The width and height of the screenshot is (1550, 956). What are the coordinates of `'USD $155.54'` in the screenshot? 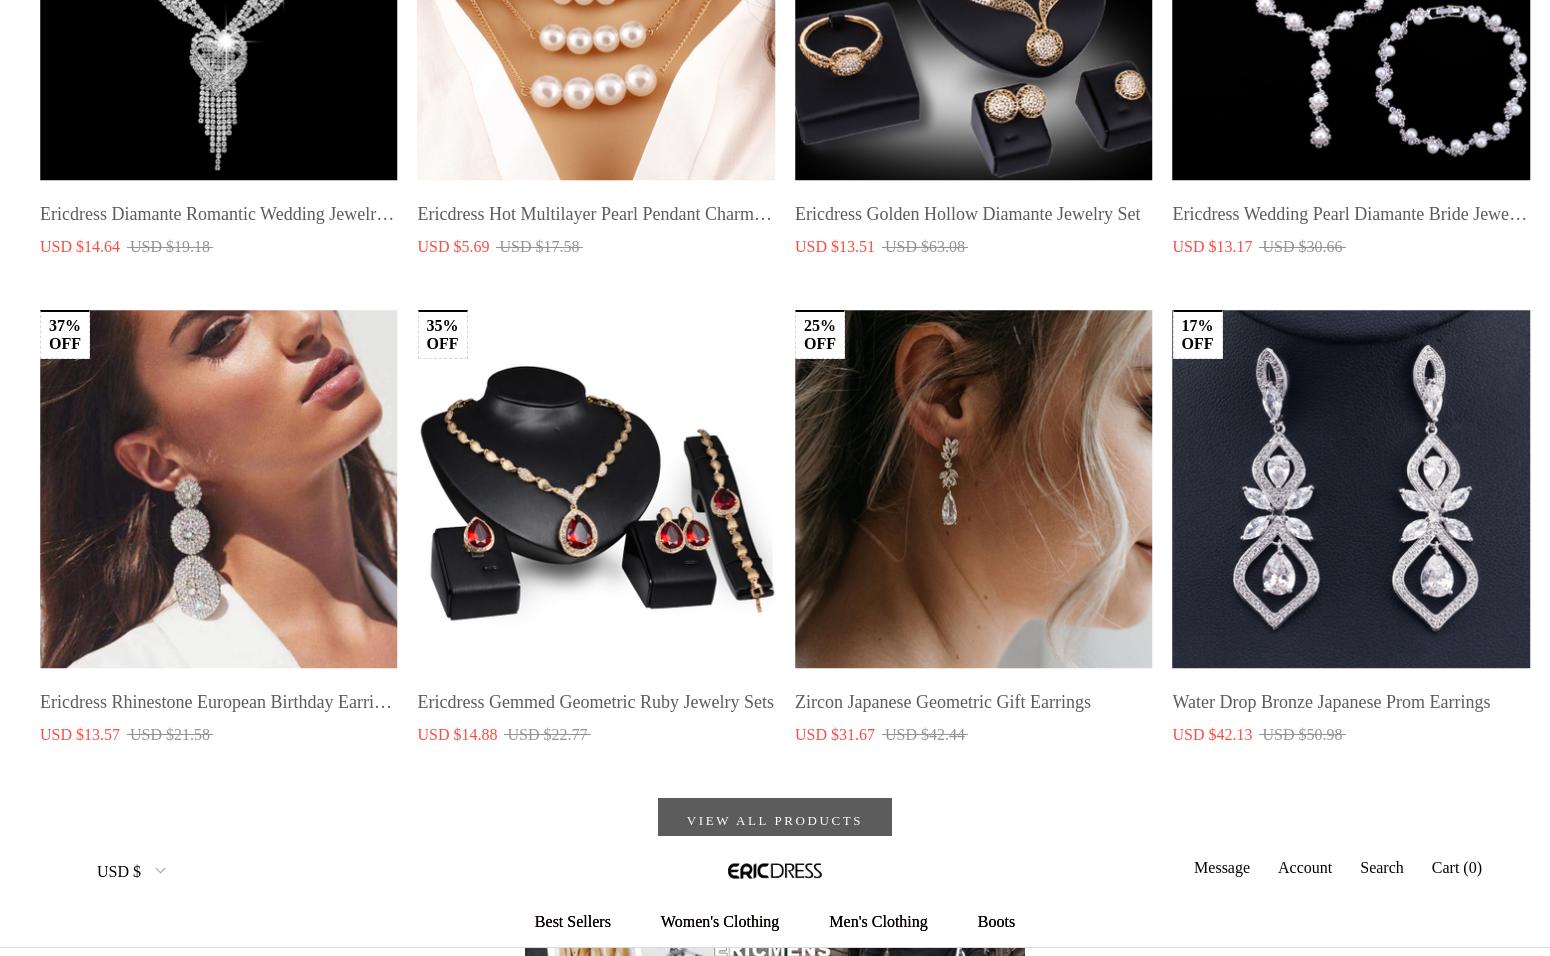 It's located at (38, 309).